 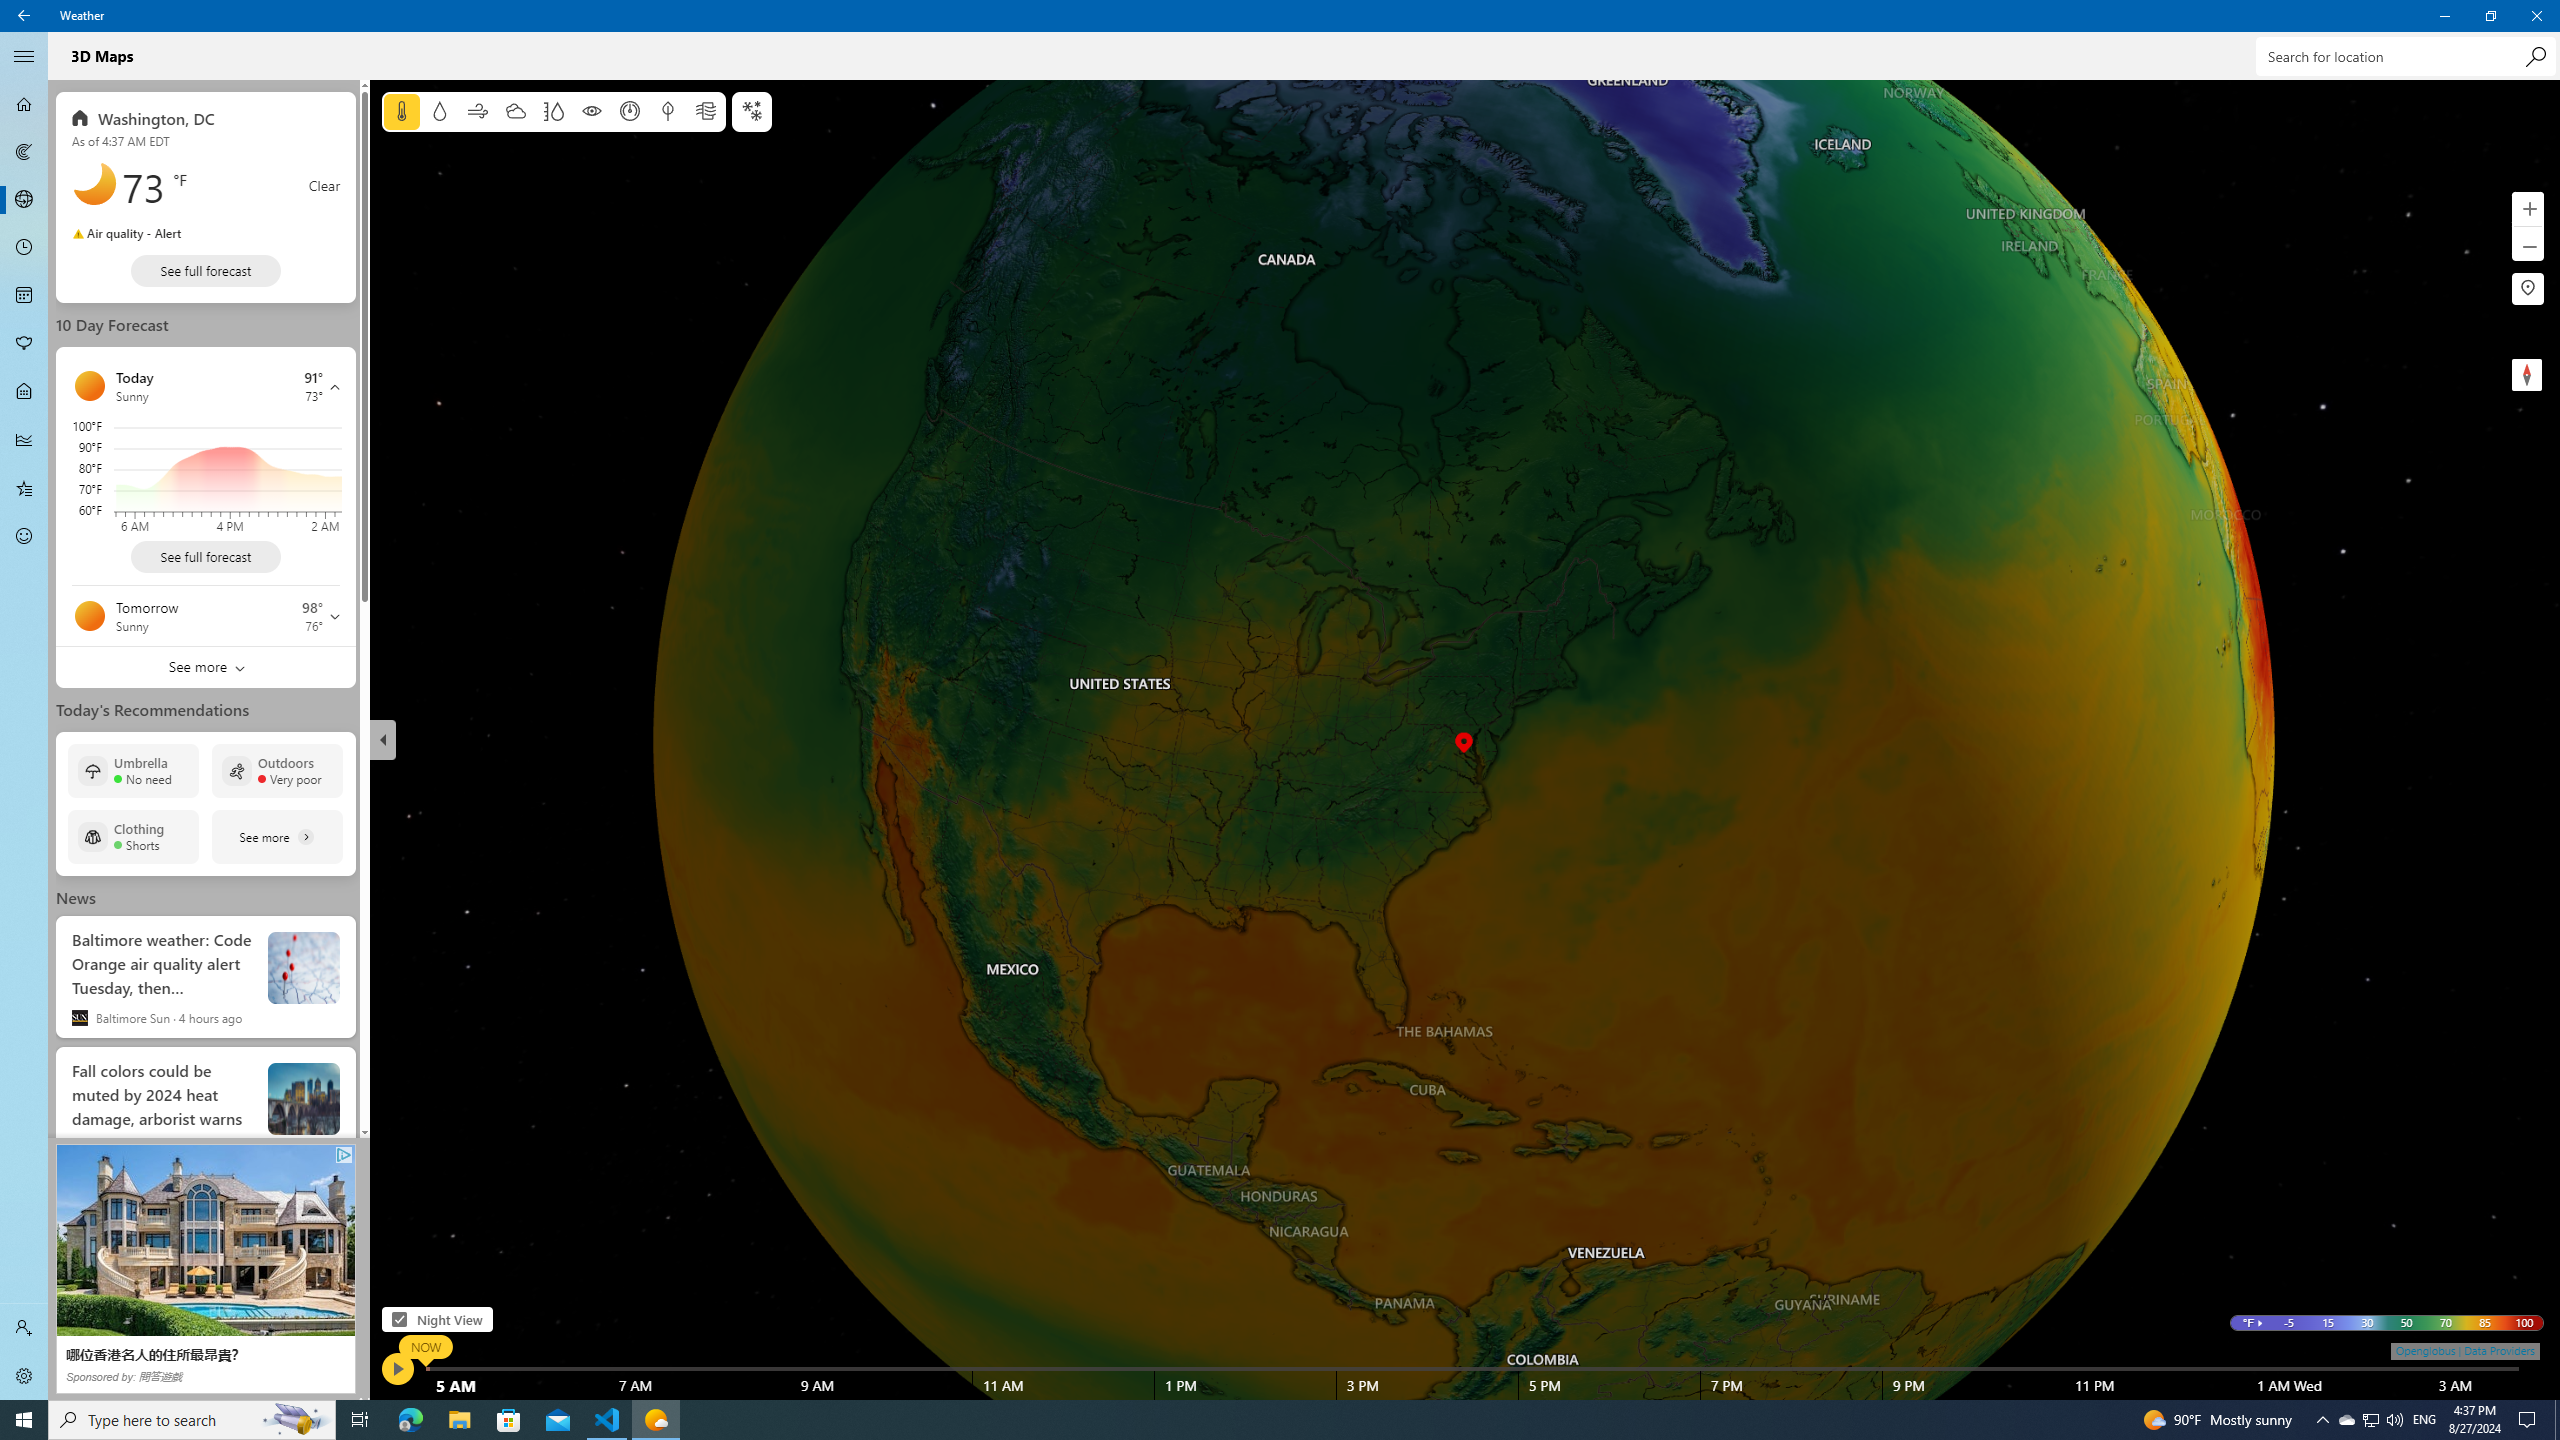 What do you see at coordinates (24, 344) in the screenshot?
I see `'Pollen - Not Selected'` at bounding box center [24, 344].